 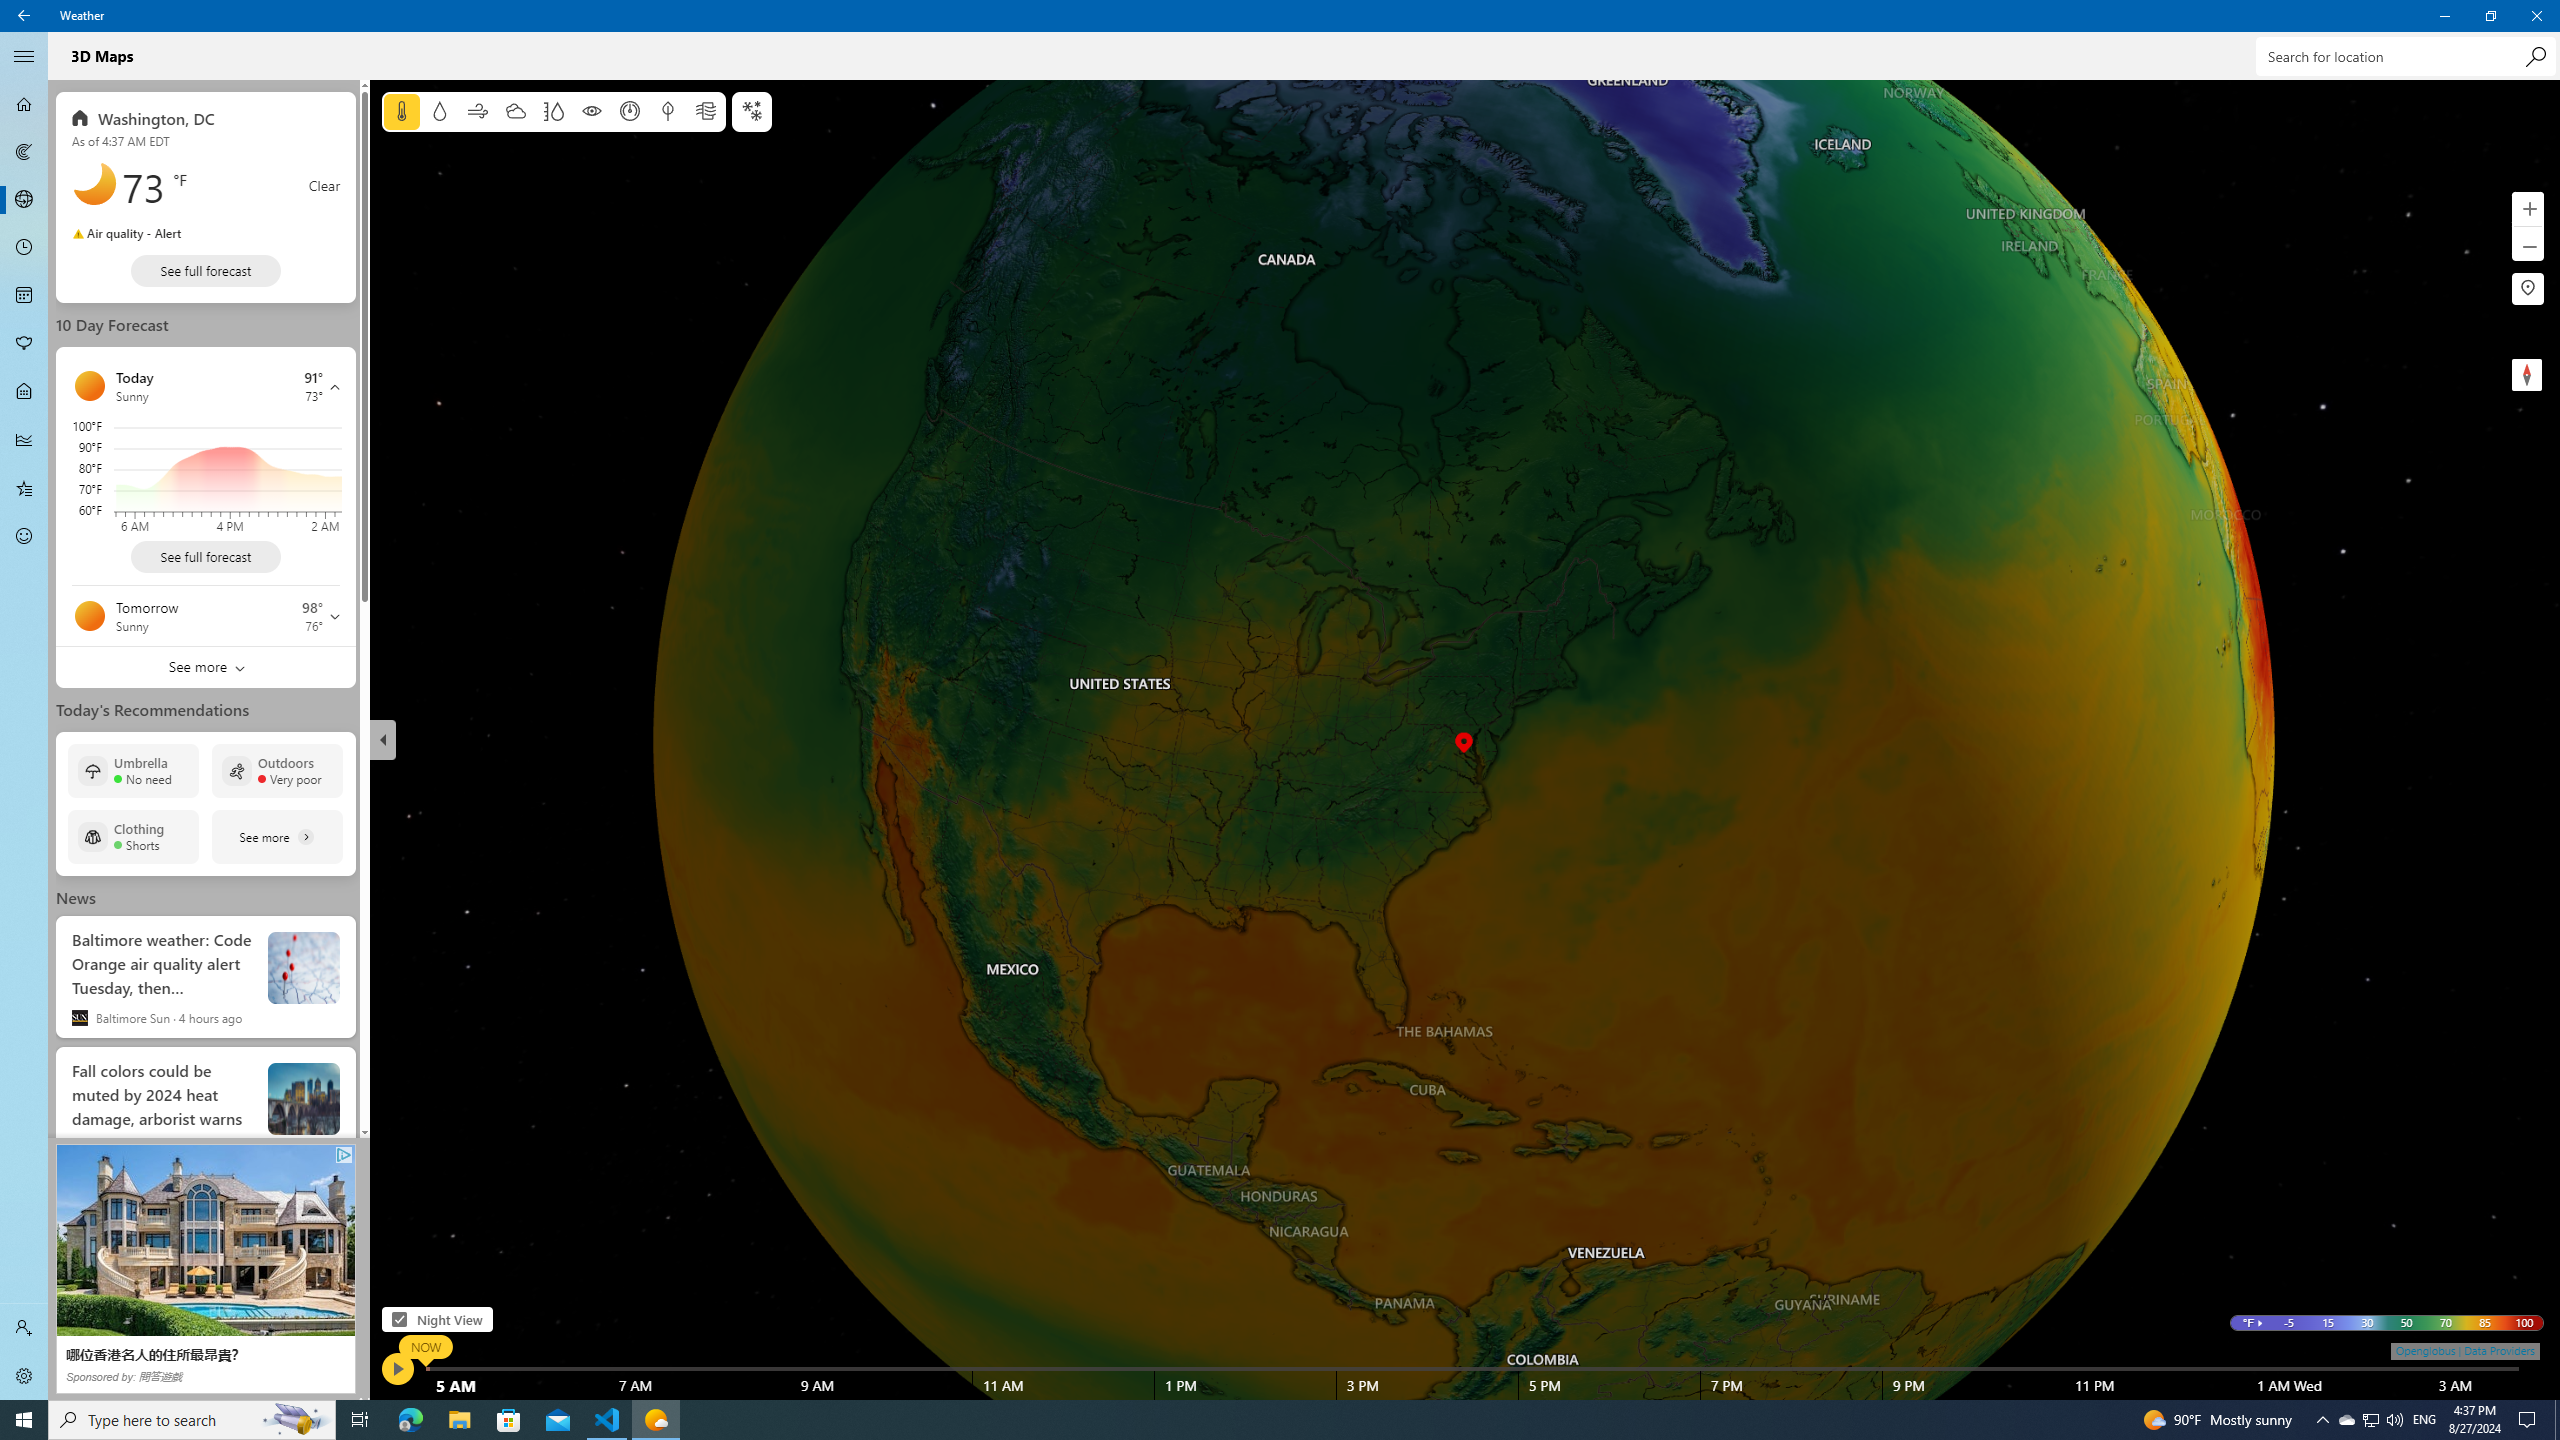 What do you see at coordinates (24, 344) in the screenshot?
I see `'Pollen - Not Selected'` at bounding box center [24, 344].